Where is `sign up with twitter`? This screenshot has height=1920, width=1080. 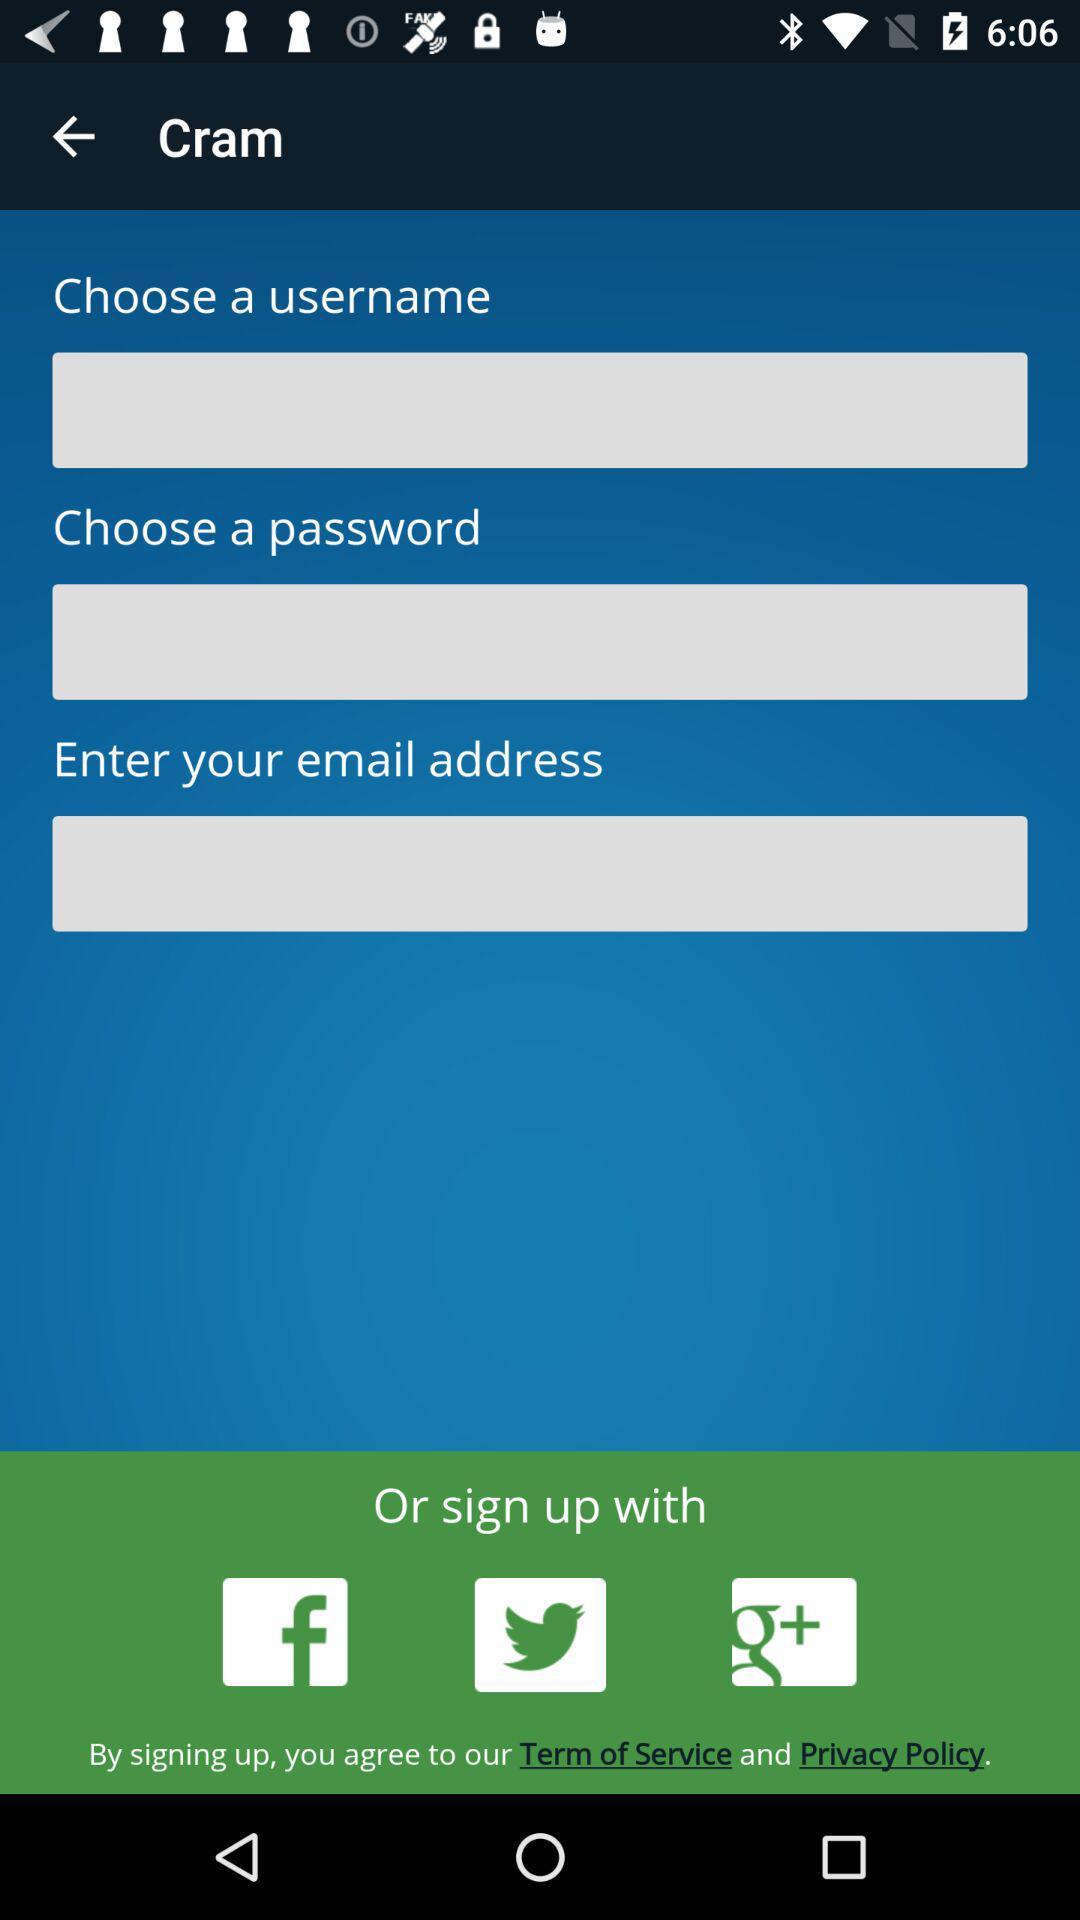
sign up with twitter is located at coordinates (540, 1635).